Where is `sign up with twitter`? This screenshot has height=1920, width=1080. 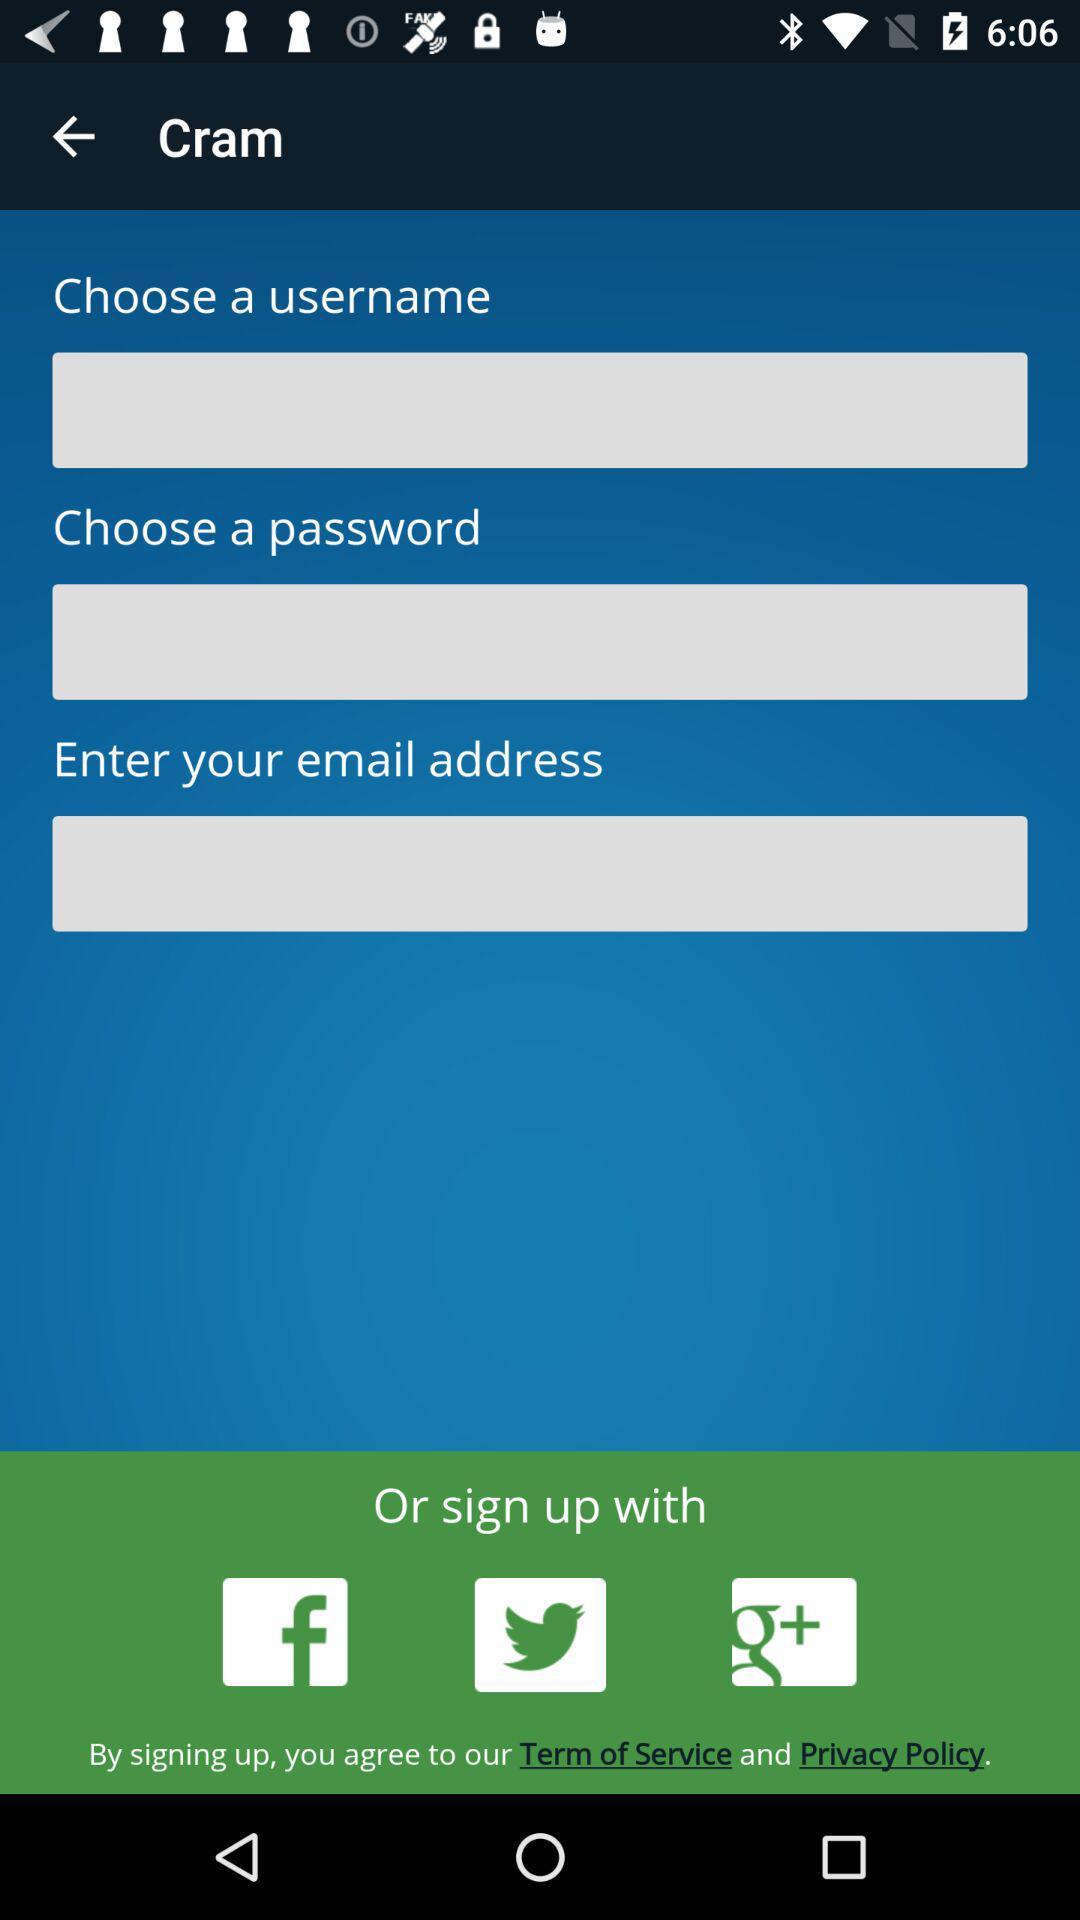
sign up with twitter is located at coordinates (540, 1635).